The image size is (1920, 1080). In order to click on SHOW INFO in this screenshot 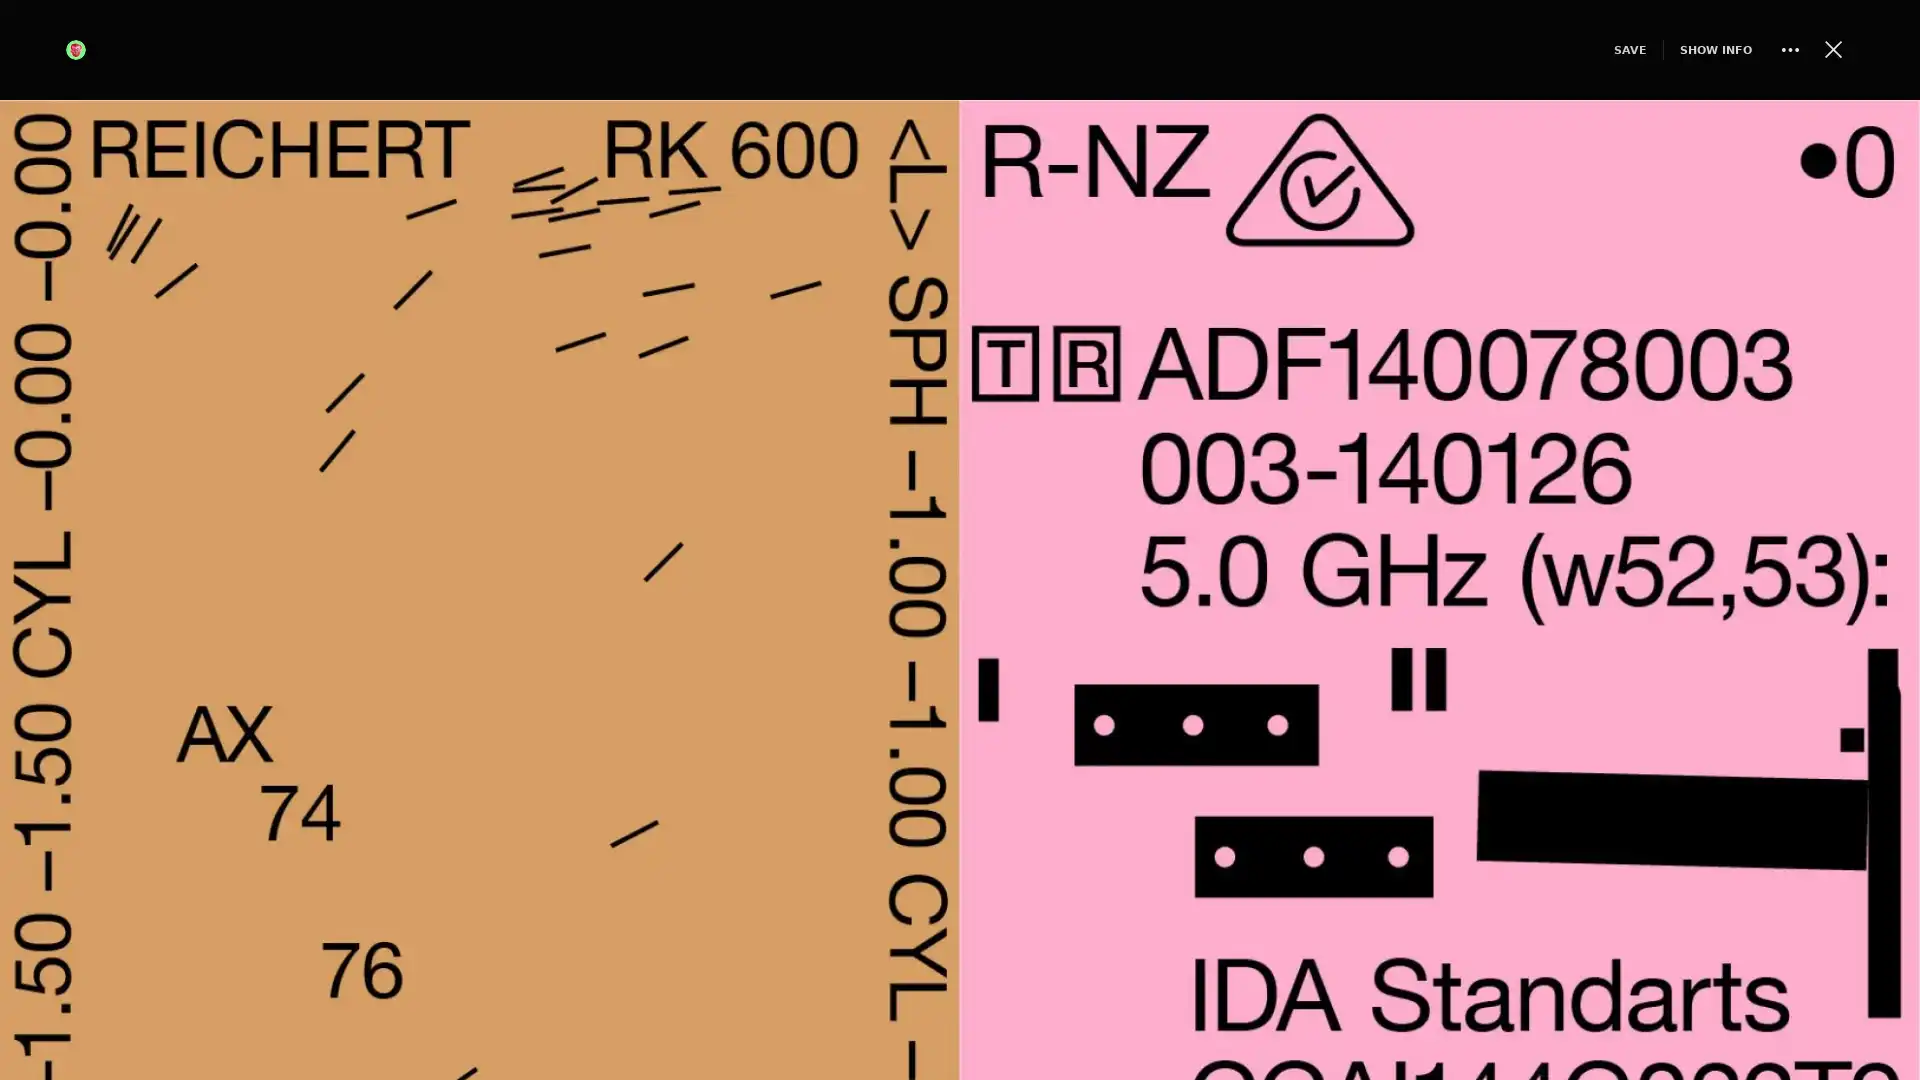, I will do `click(1680, 48)`.